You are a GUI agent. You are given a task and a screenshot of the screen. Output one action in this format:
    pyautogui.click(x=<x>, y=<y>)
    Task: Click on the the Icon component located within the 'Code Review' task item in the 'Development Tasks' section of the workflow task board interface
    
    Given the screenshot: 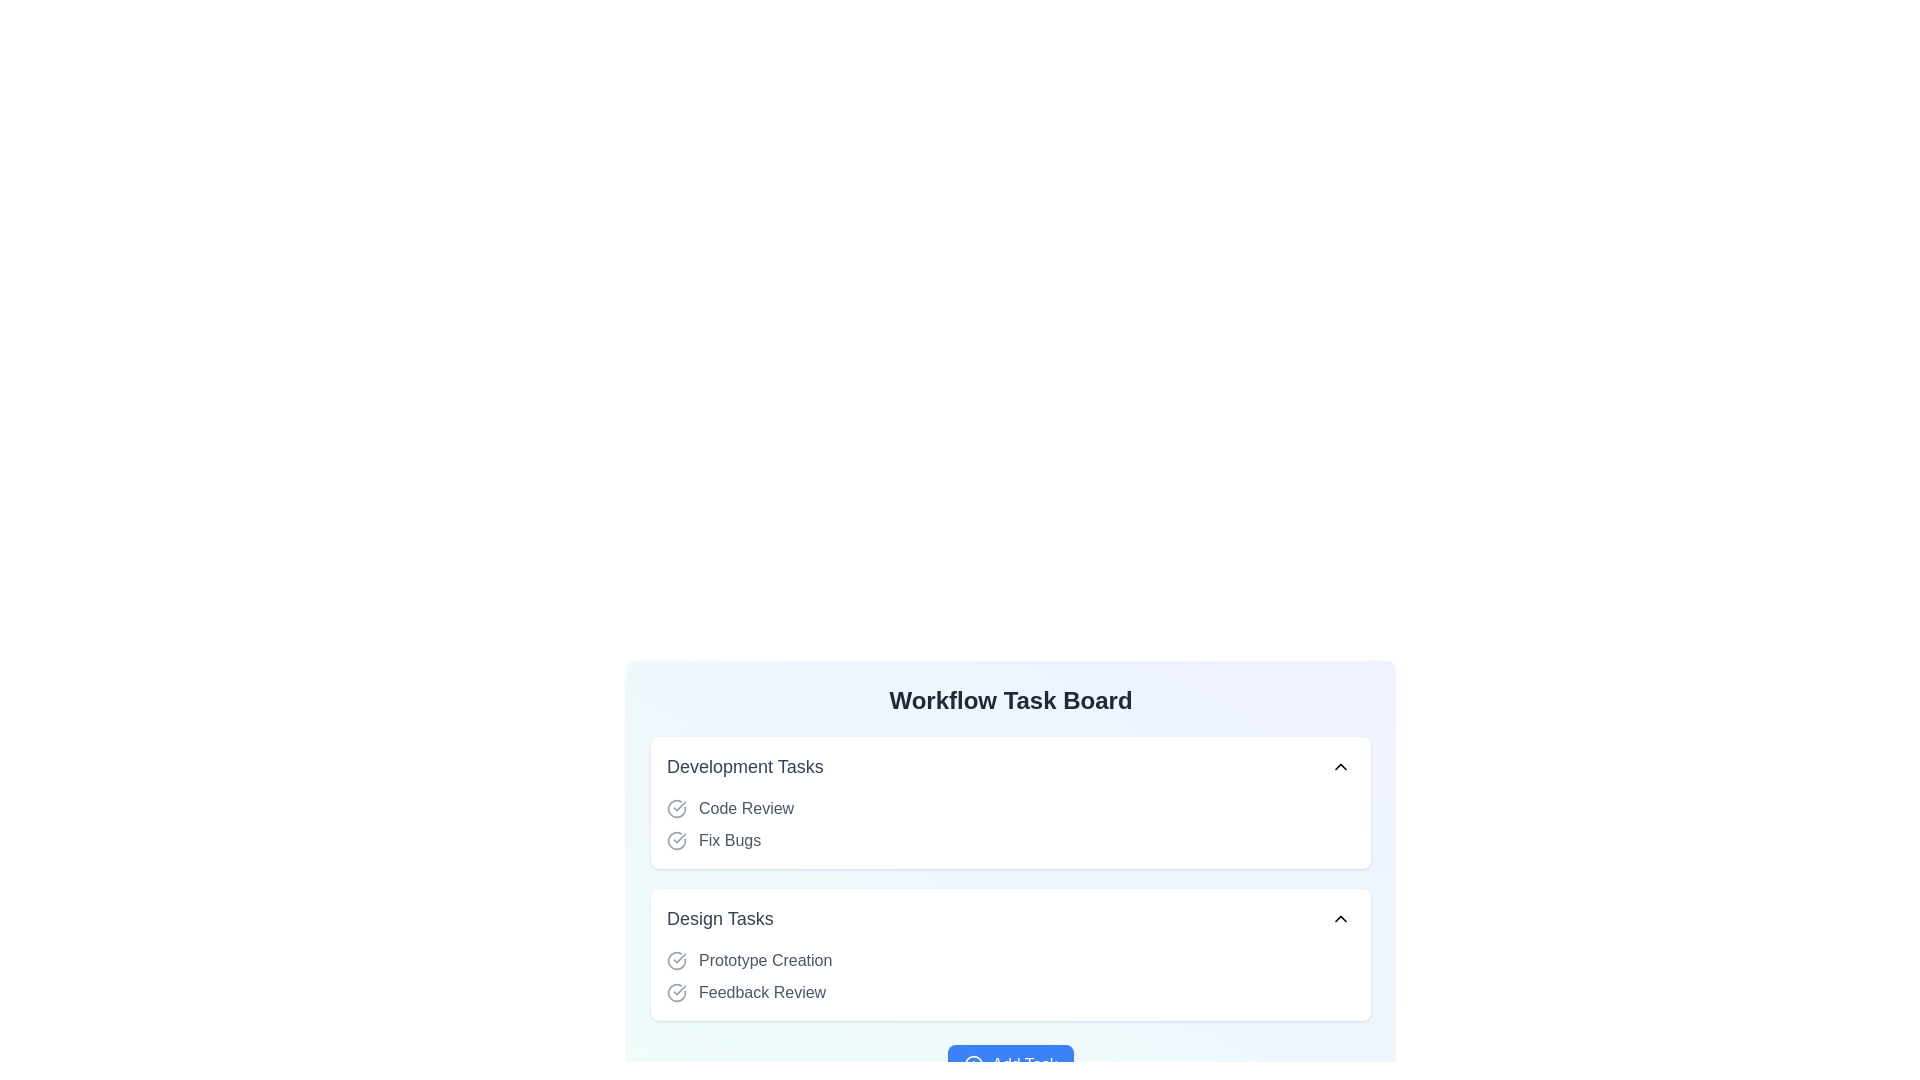 What is the action you would take?
    pyautogui.click(x=676, y=808)
    